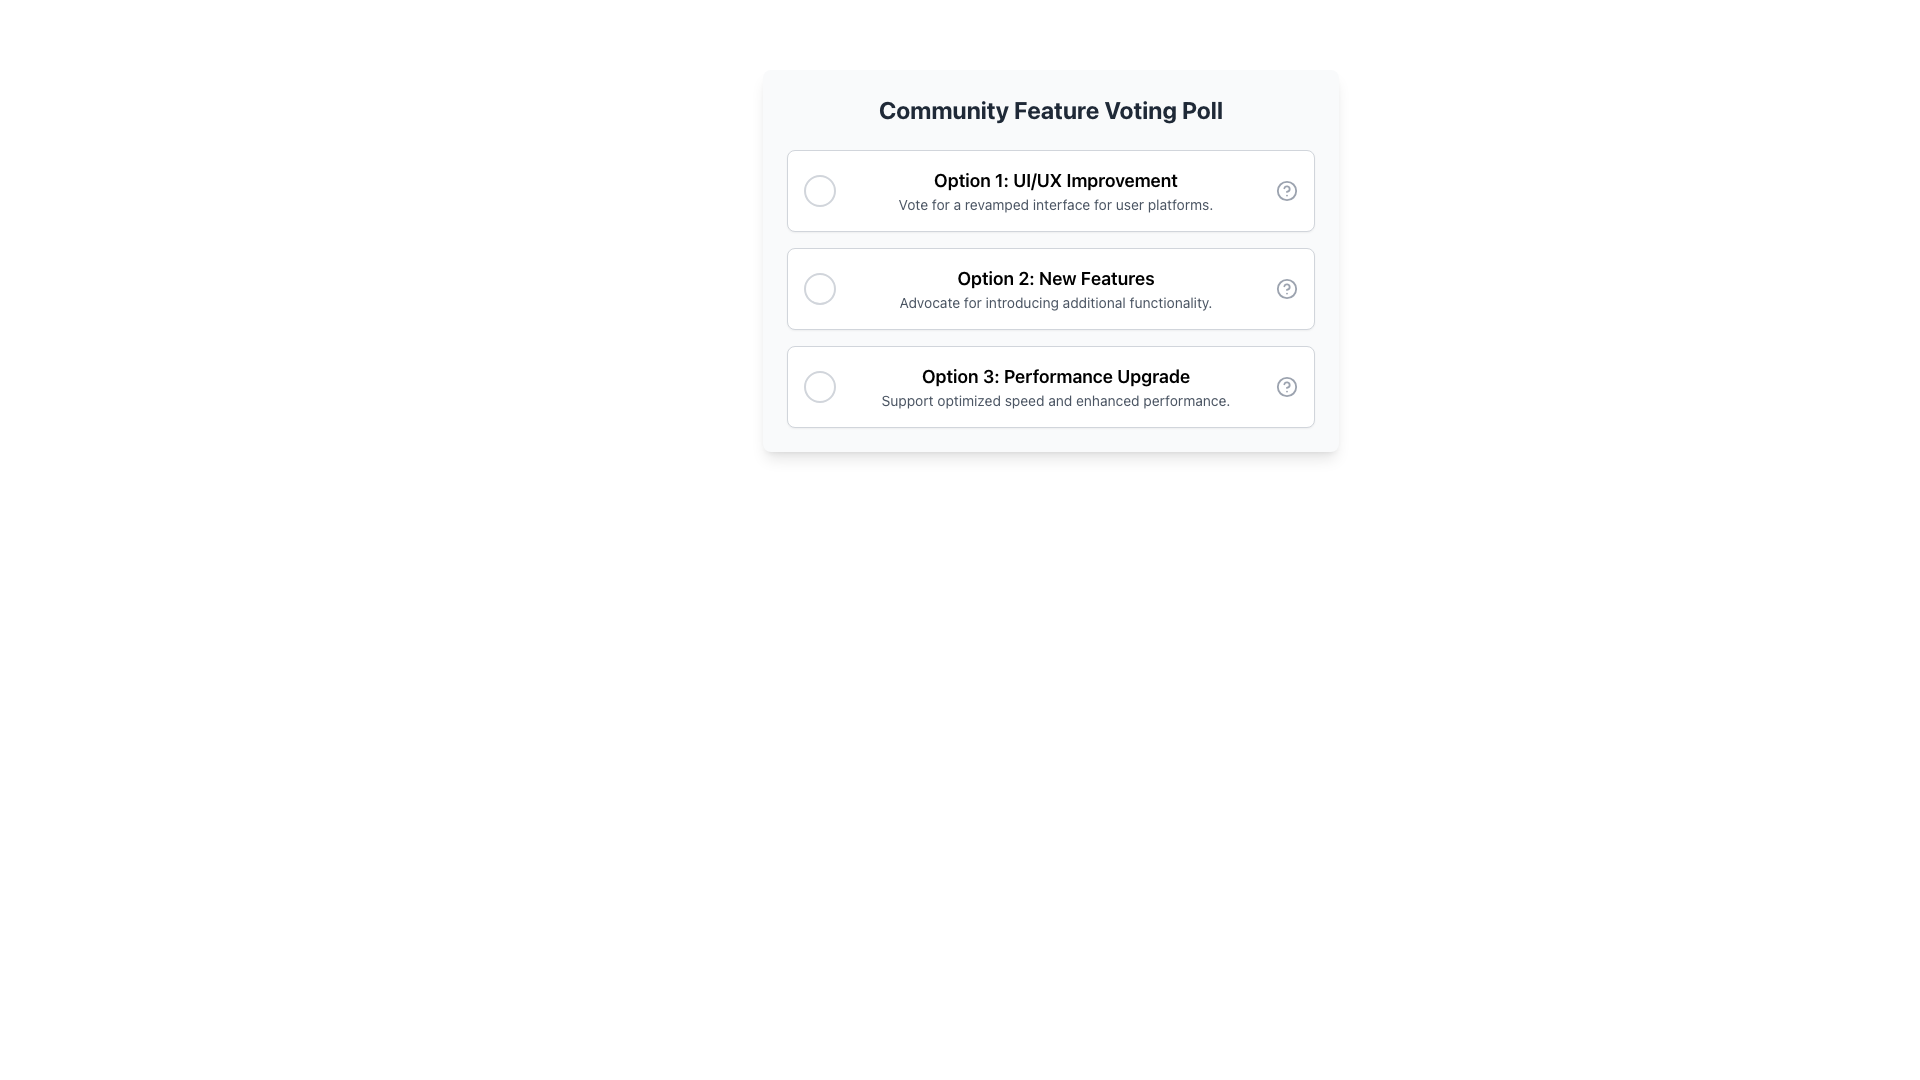 The width and height of the screenshot is (1920, 1080). I want to click on the Informational text block that describes the 'Performance Upgrade' option in the Community Feature Voting Poll, located below 'Option 2: New Features', so click(1055, 386).